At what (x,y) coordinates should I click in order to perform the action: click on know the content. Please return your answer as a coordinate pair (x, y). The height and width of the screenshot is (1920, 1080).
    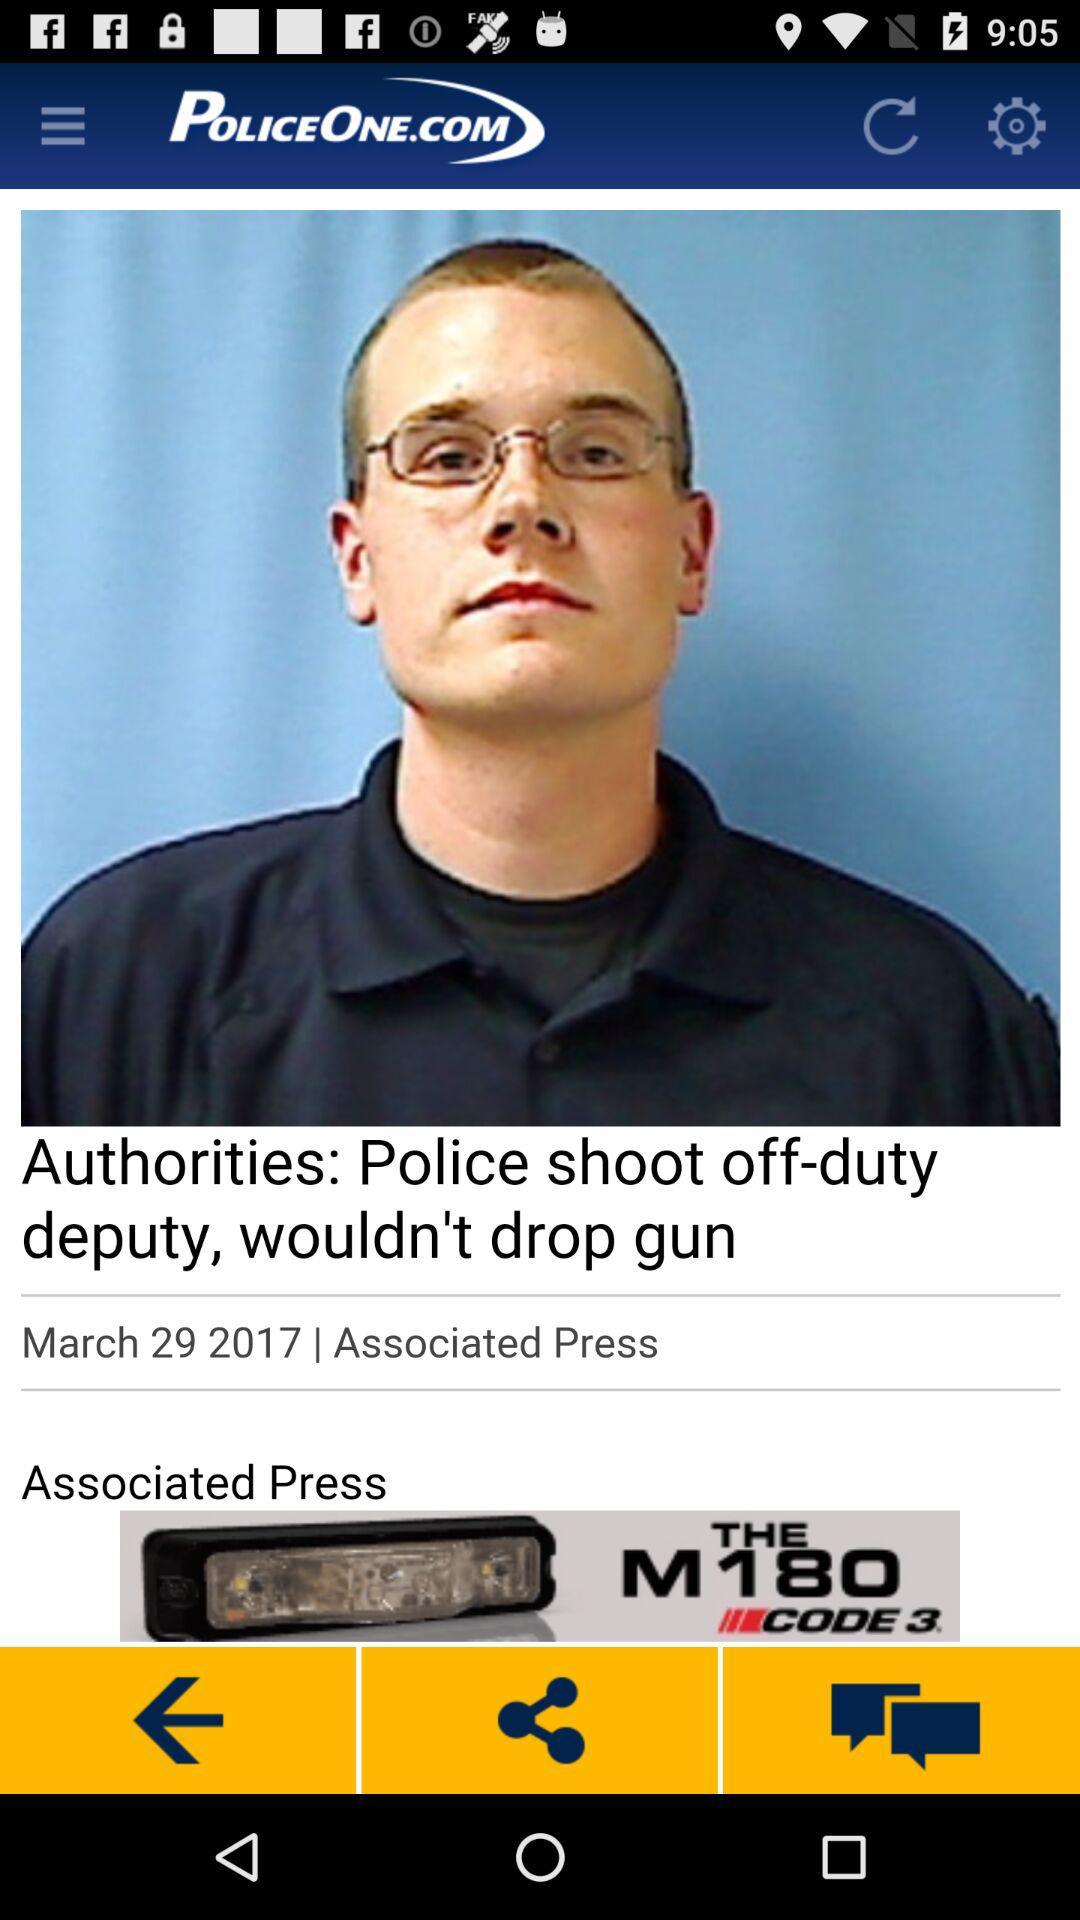
    Looking at the image, I should click on (1017, 124).